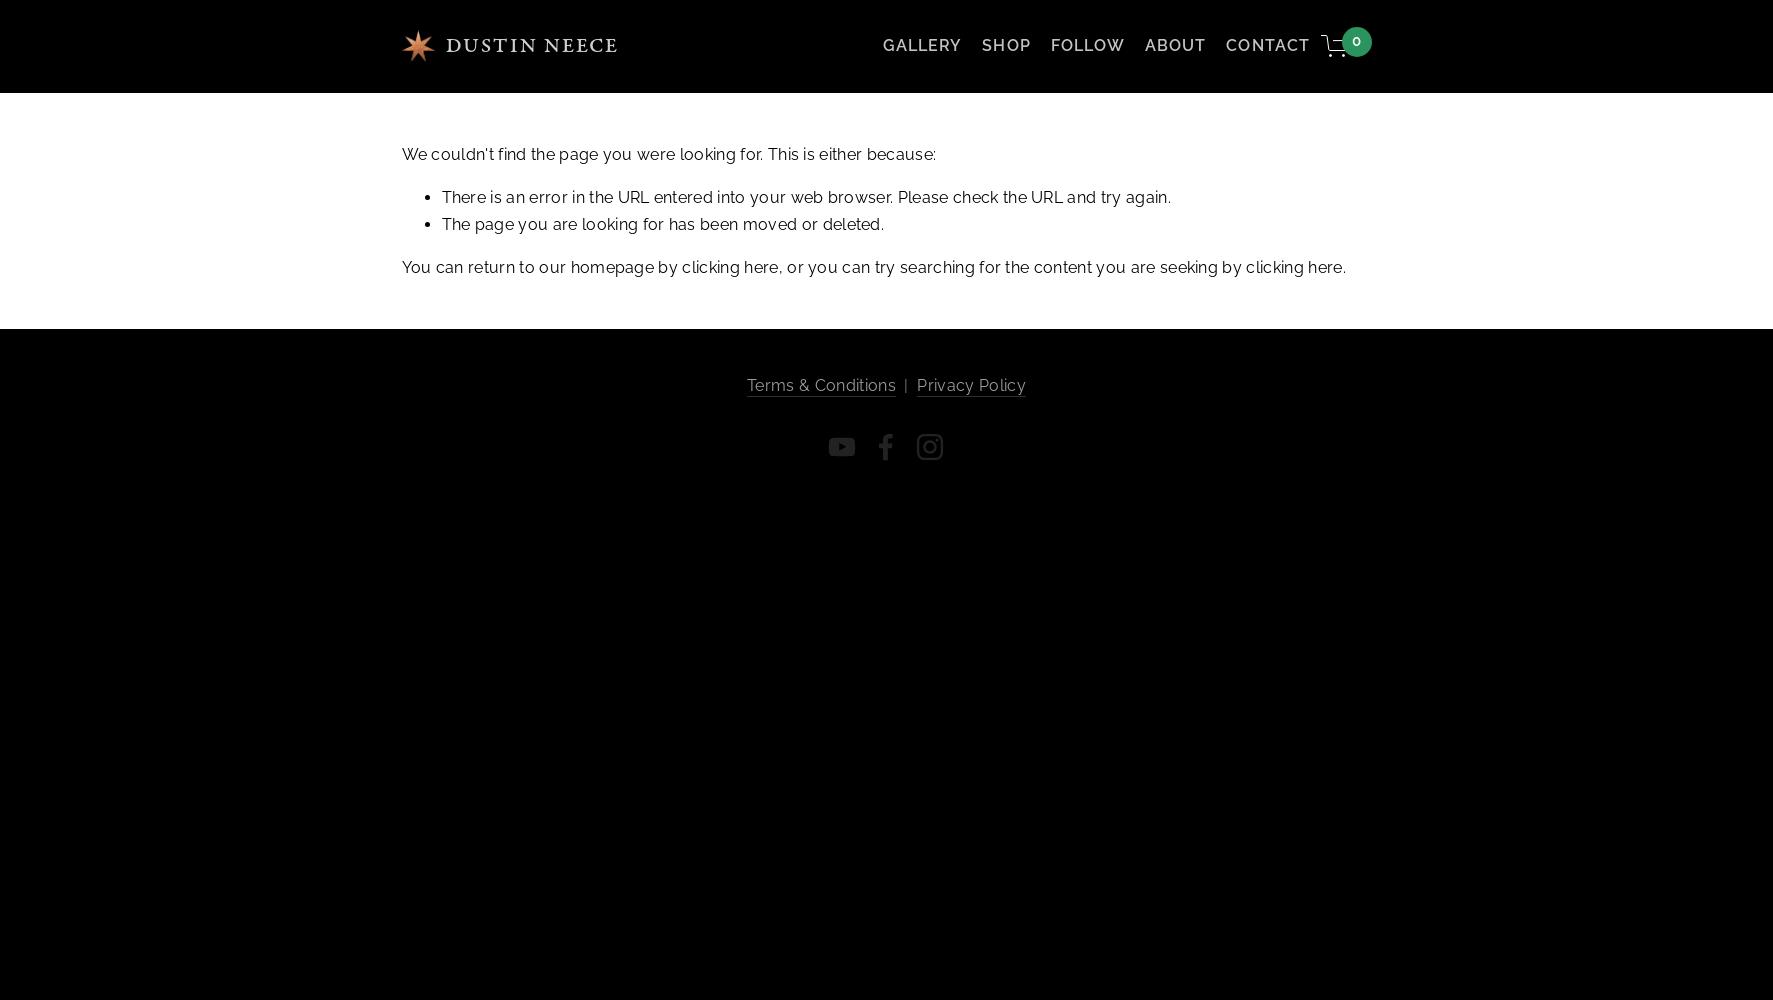  Describe the element at coordinates (820, 385) in the screenshot. I see `'Terms & Conditions'` at that location.